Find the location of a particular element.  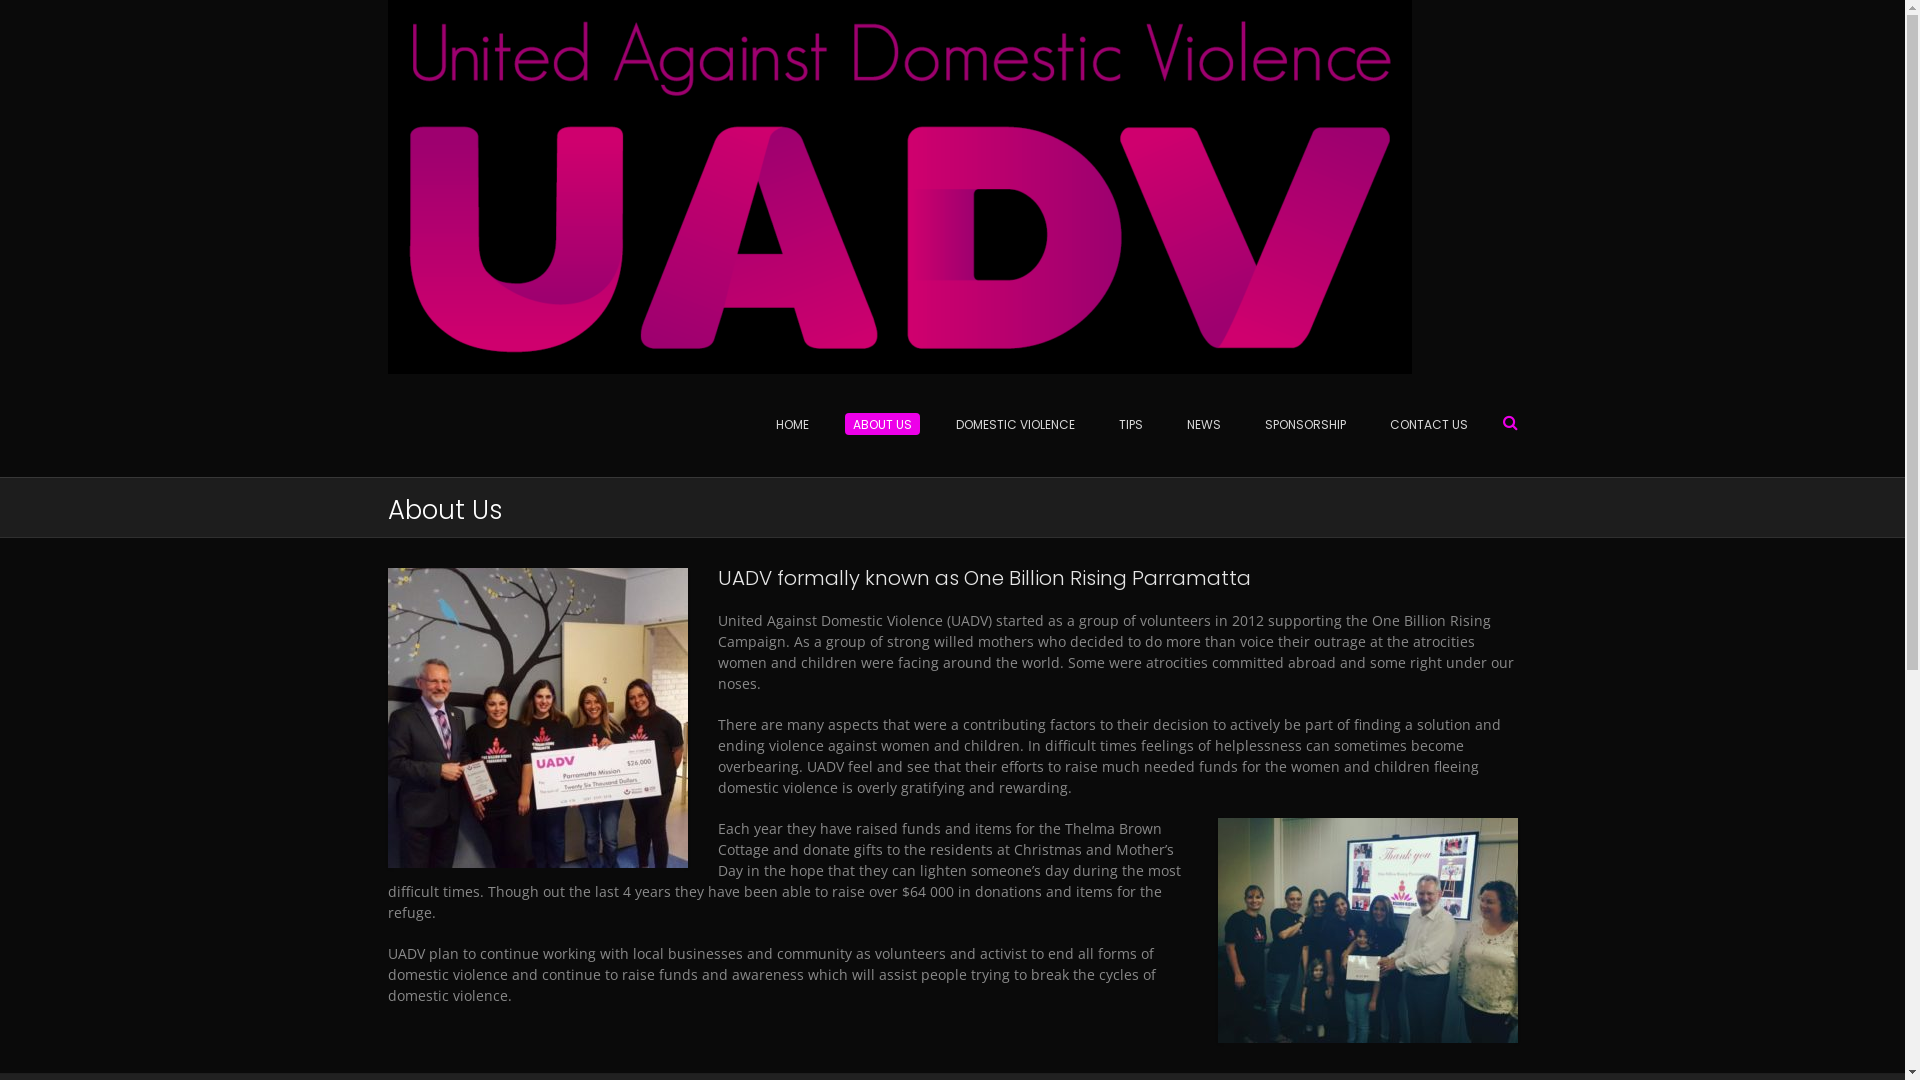

'NEWS' is located at coordinates (1202, 424).